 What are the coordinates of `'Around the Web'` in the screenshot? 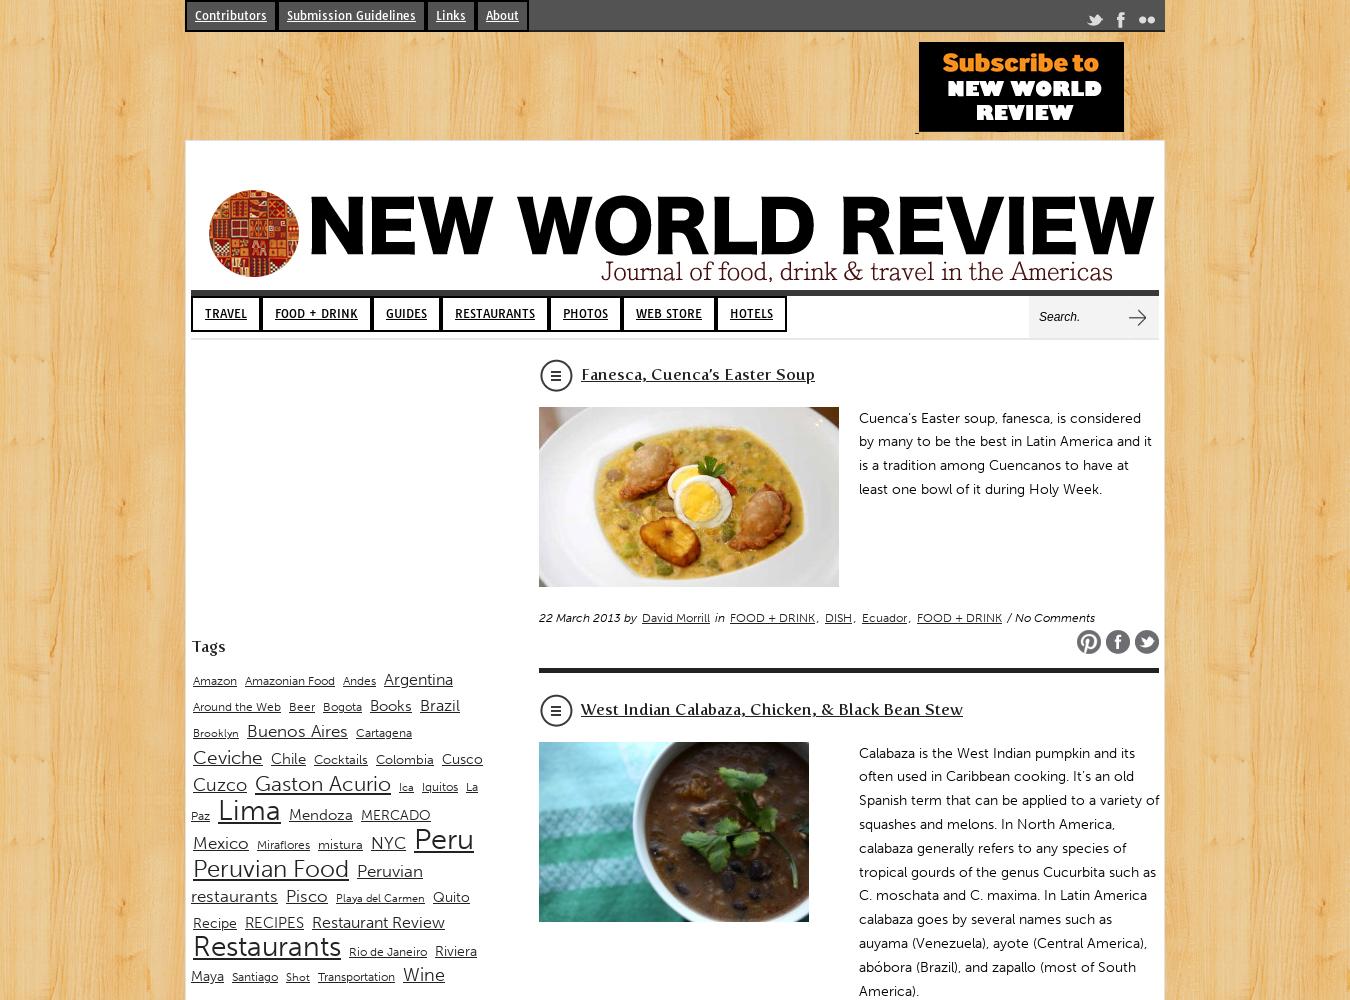 It's located at (236, 706).